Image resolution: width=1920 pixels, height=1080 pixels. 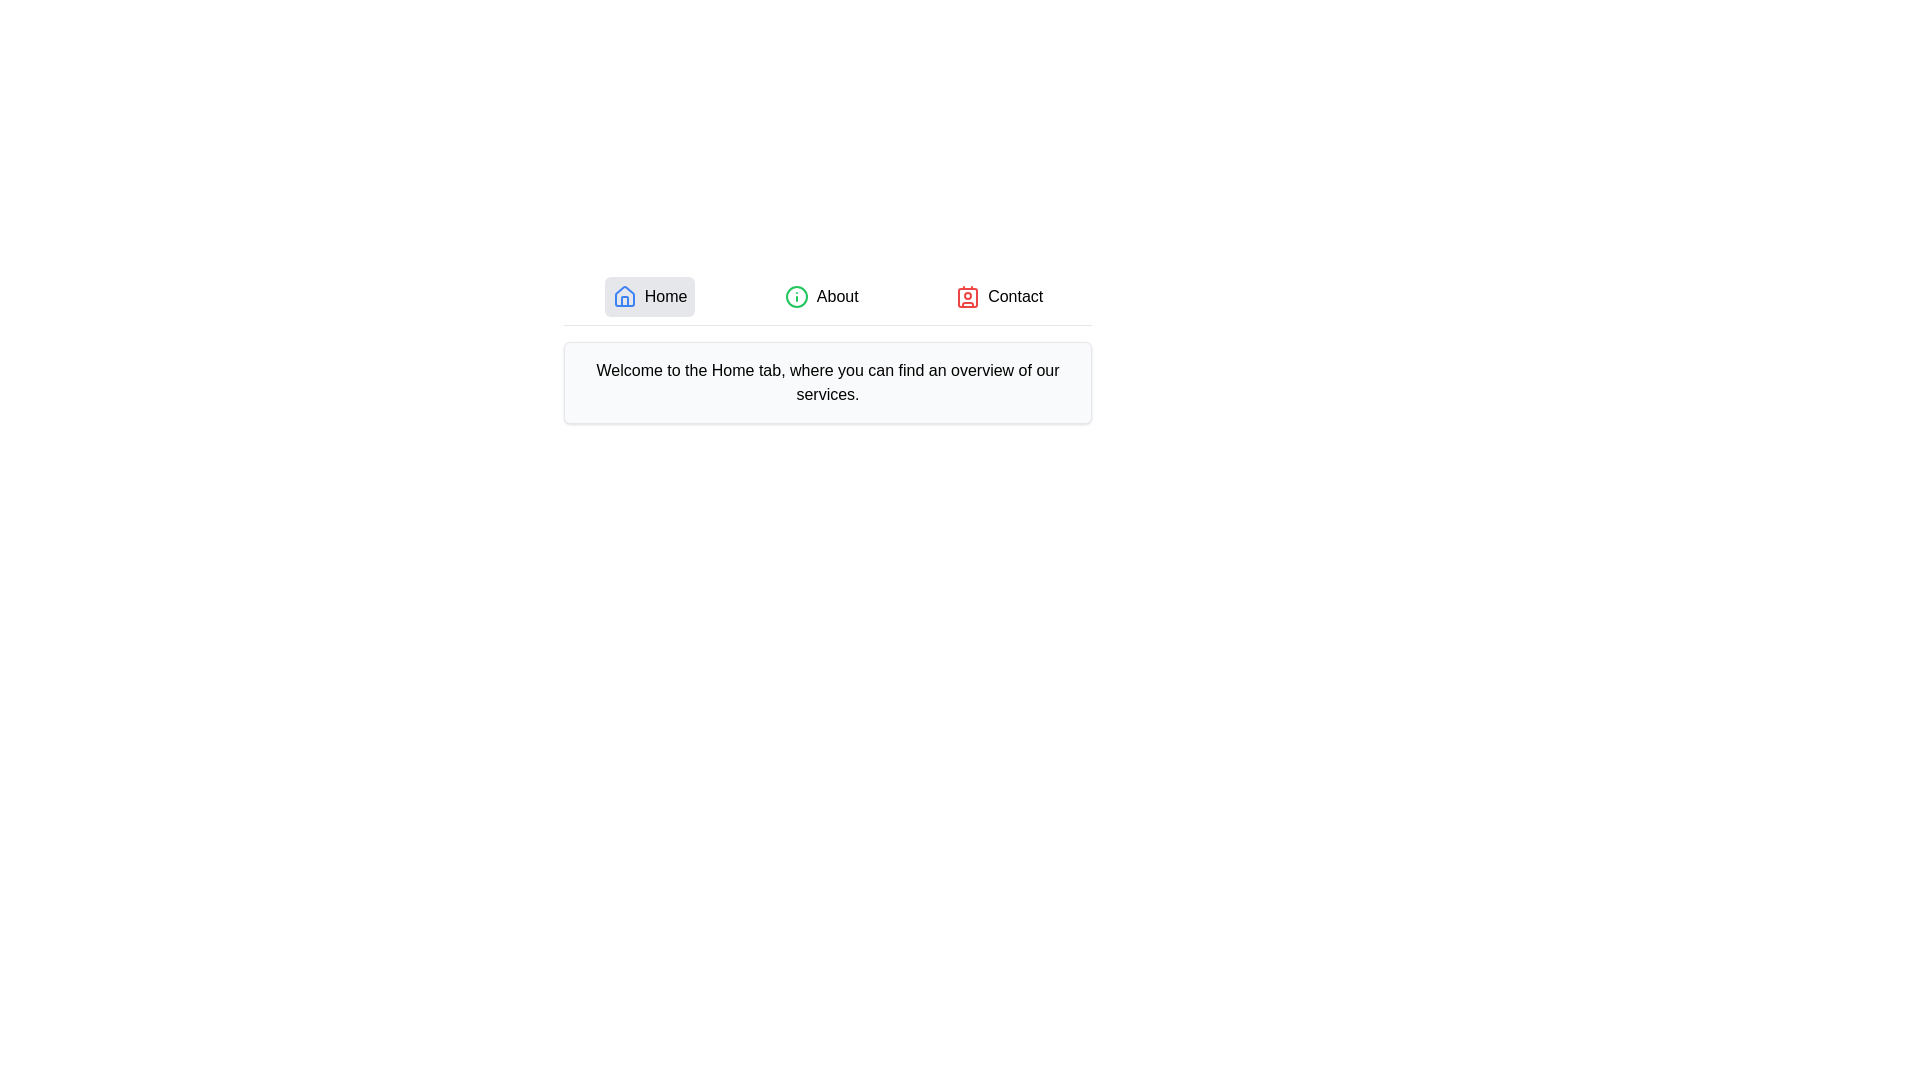 I want to click on the Contact tab to view its content, so click(x=999, y=297).